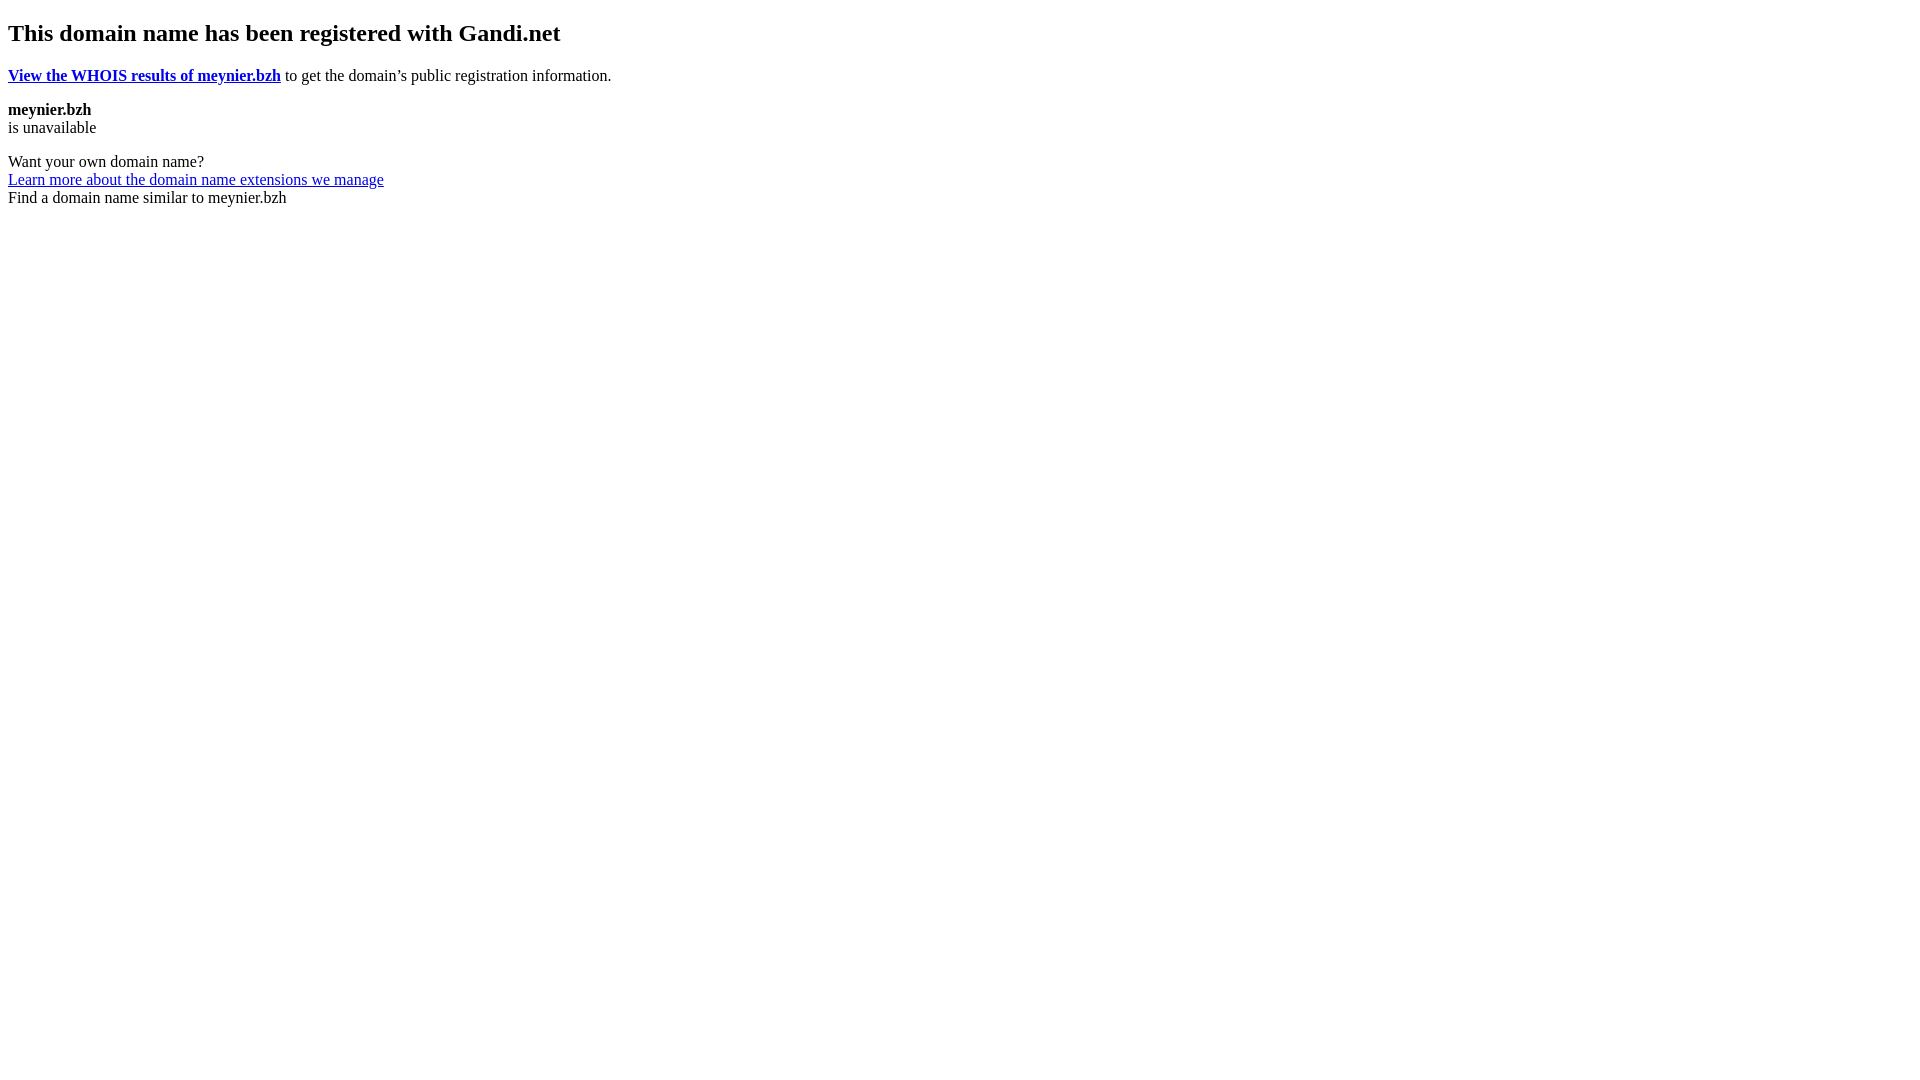 Image resolution: width=1920 pixels, height=1080 pixels. I want to click on 'Learn more about the domain name extensions we manage', so click(196, 178).